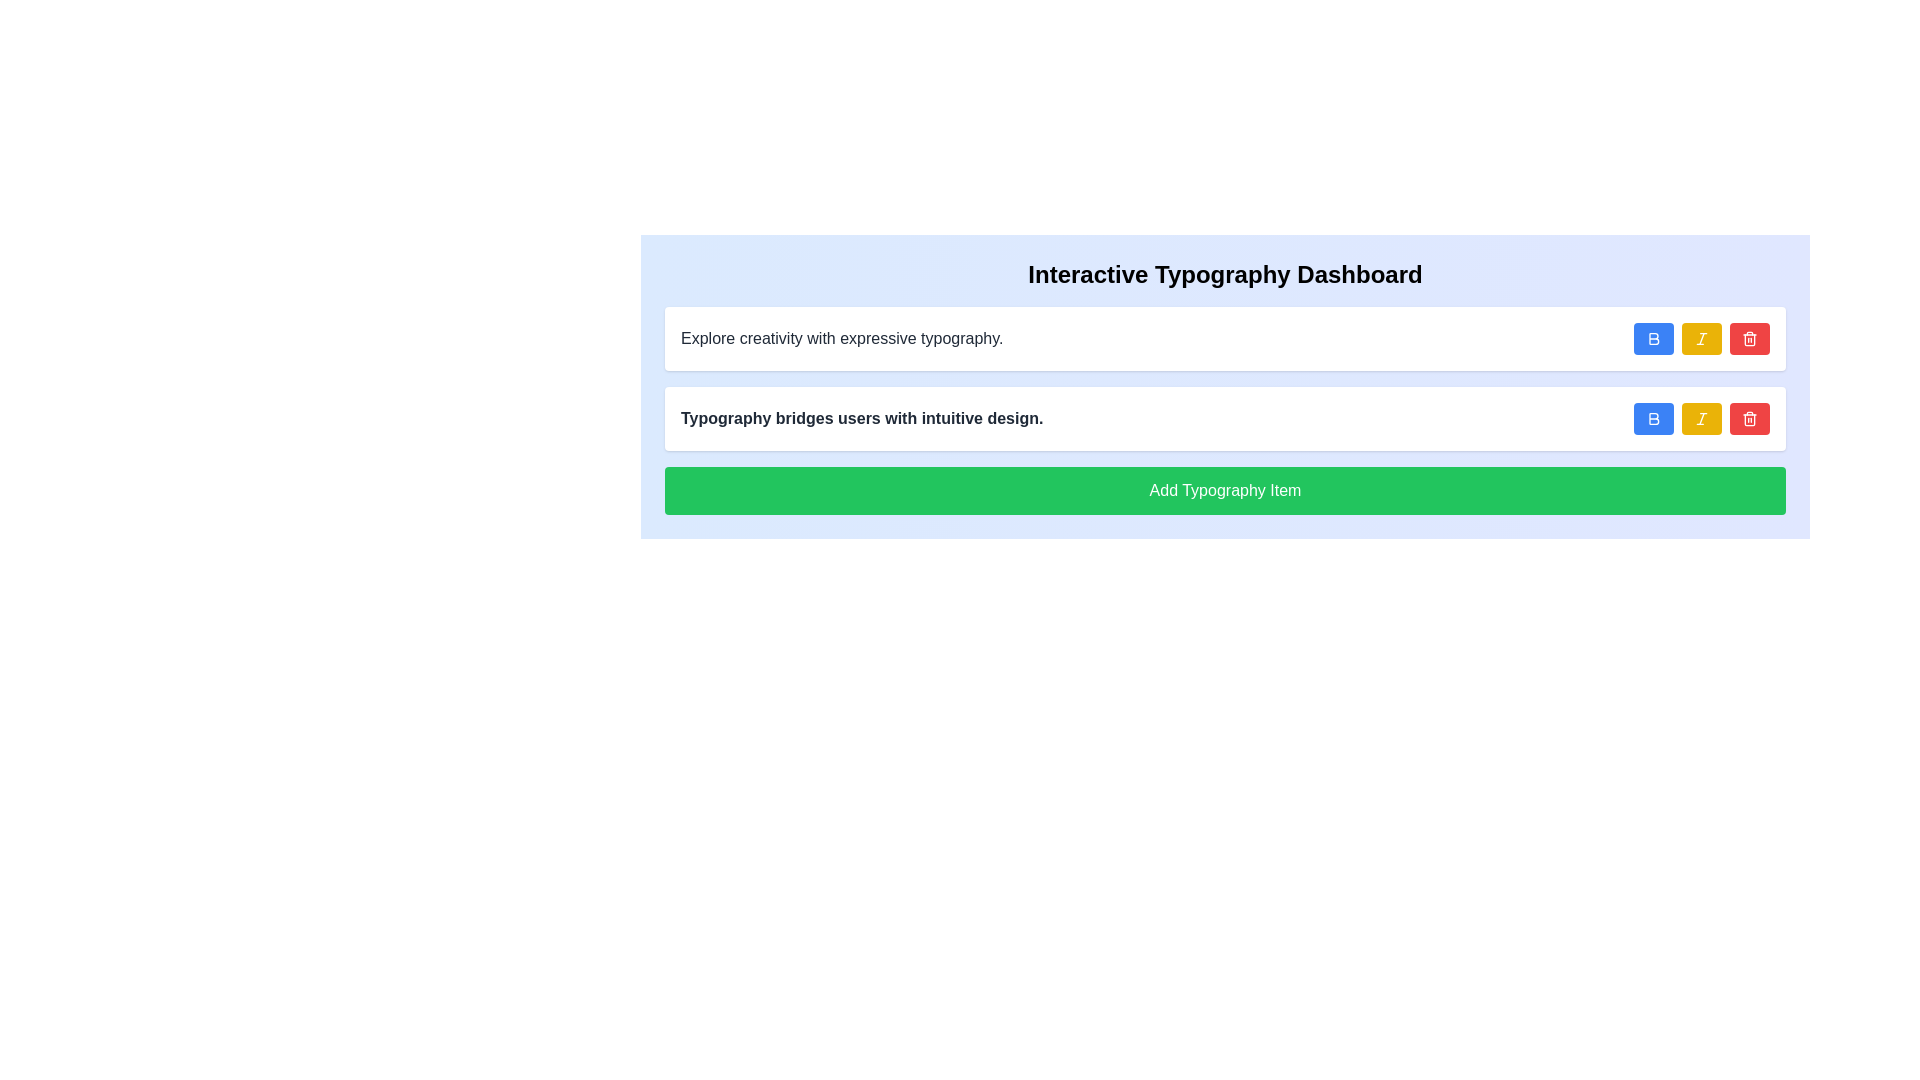 The height and width of the screenshot is (1080, 1920). I want to click on the stylized bold text icon represented by the letter 'B' located within a button group to the right of a text input field in the top-row entry of the interactive typography dashboard, so click(1654, 338).